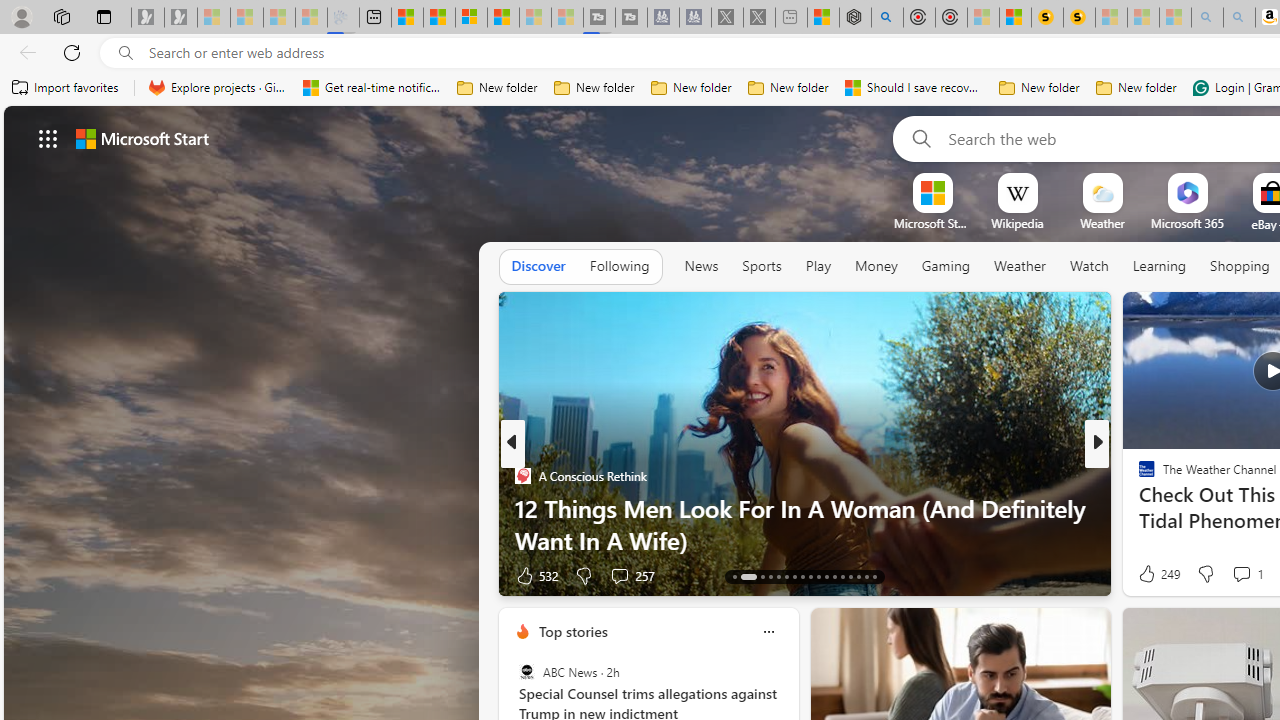 Image resolution: width=1280 pixels, height=720 pixels. Describe the element at coordinates (747, 577) in the screenshot. I see `'AutomationID: tab-14'` at that location.